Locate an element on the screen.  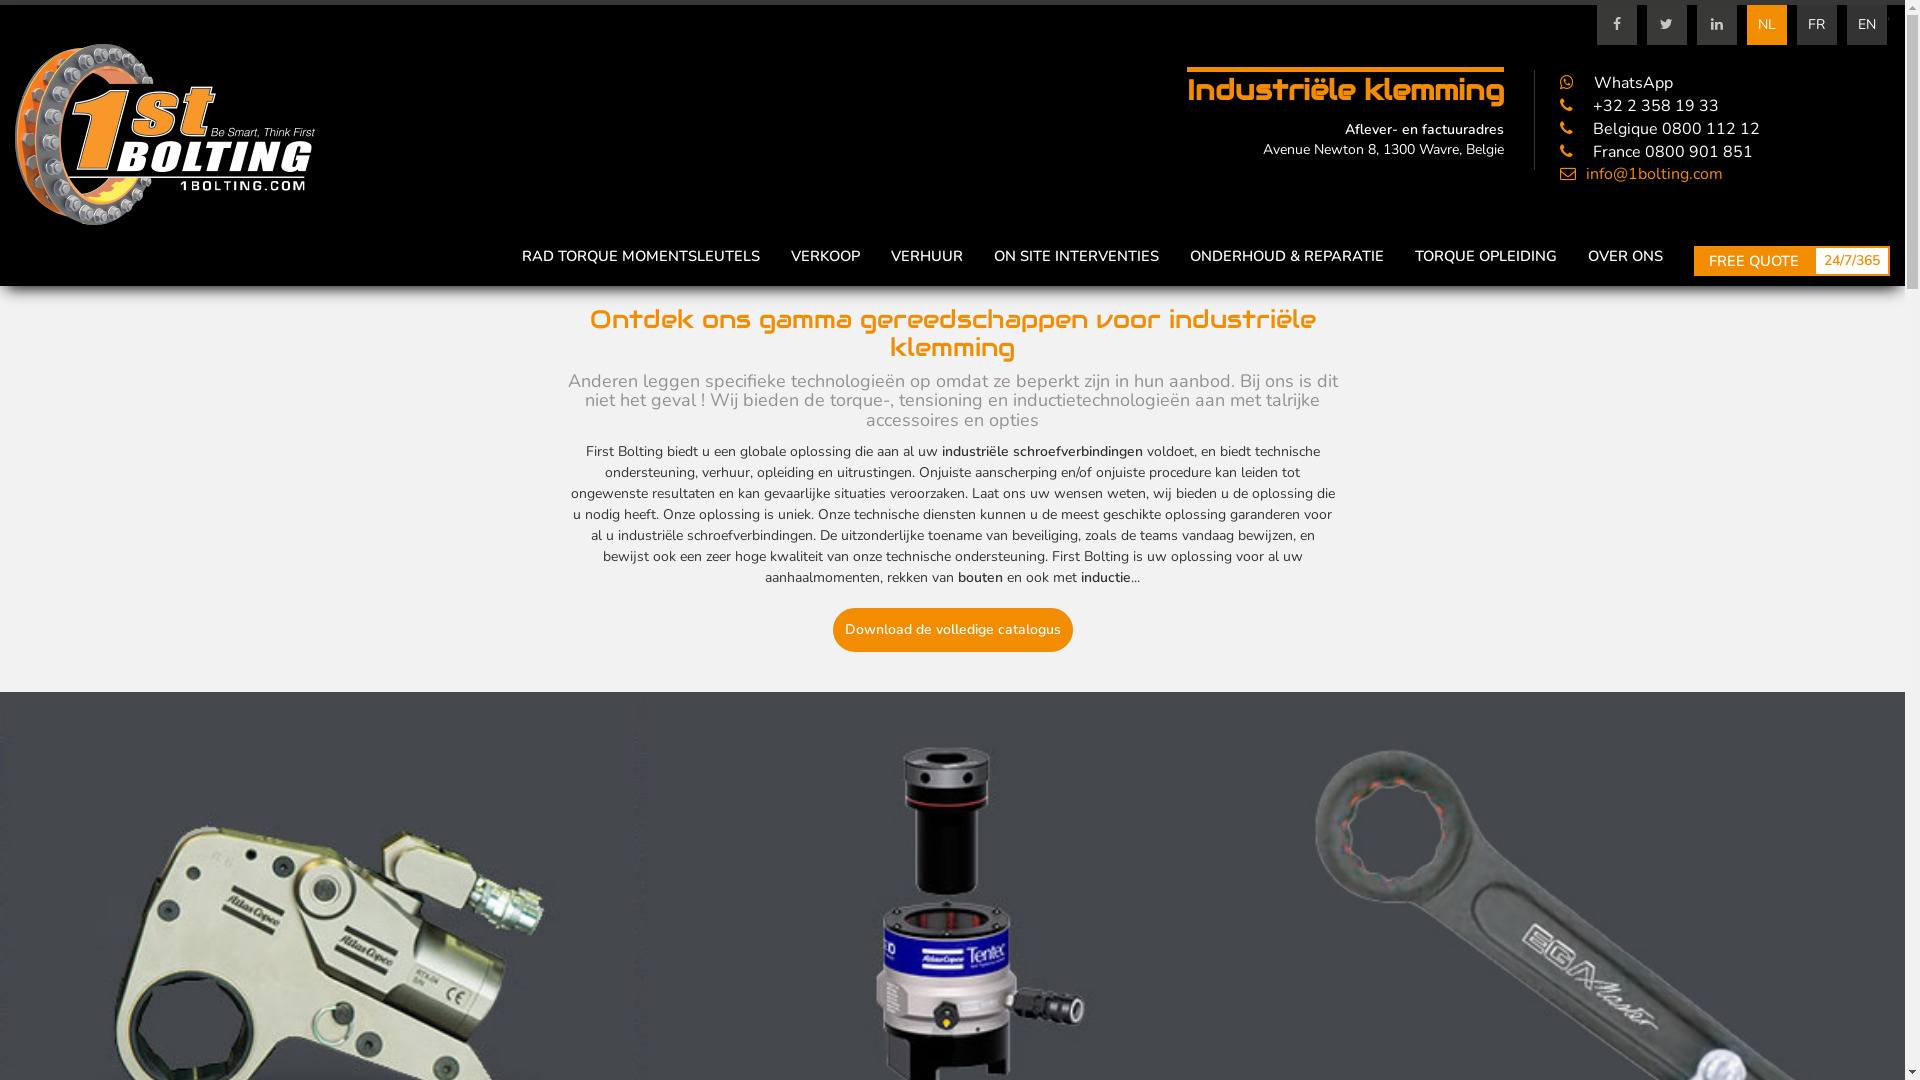
'+32 2 358 19 33' is located at coordinates (1639, 105).